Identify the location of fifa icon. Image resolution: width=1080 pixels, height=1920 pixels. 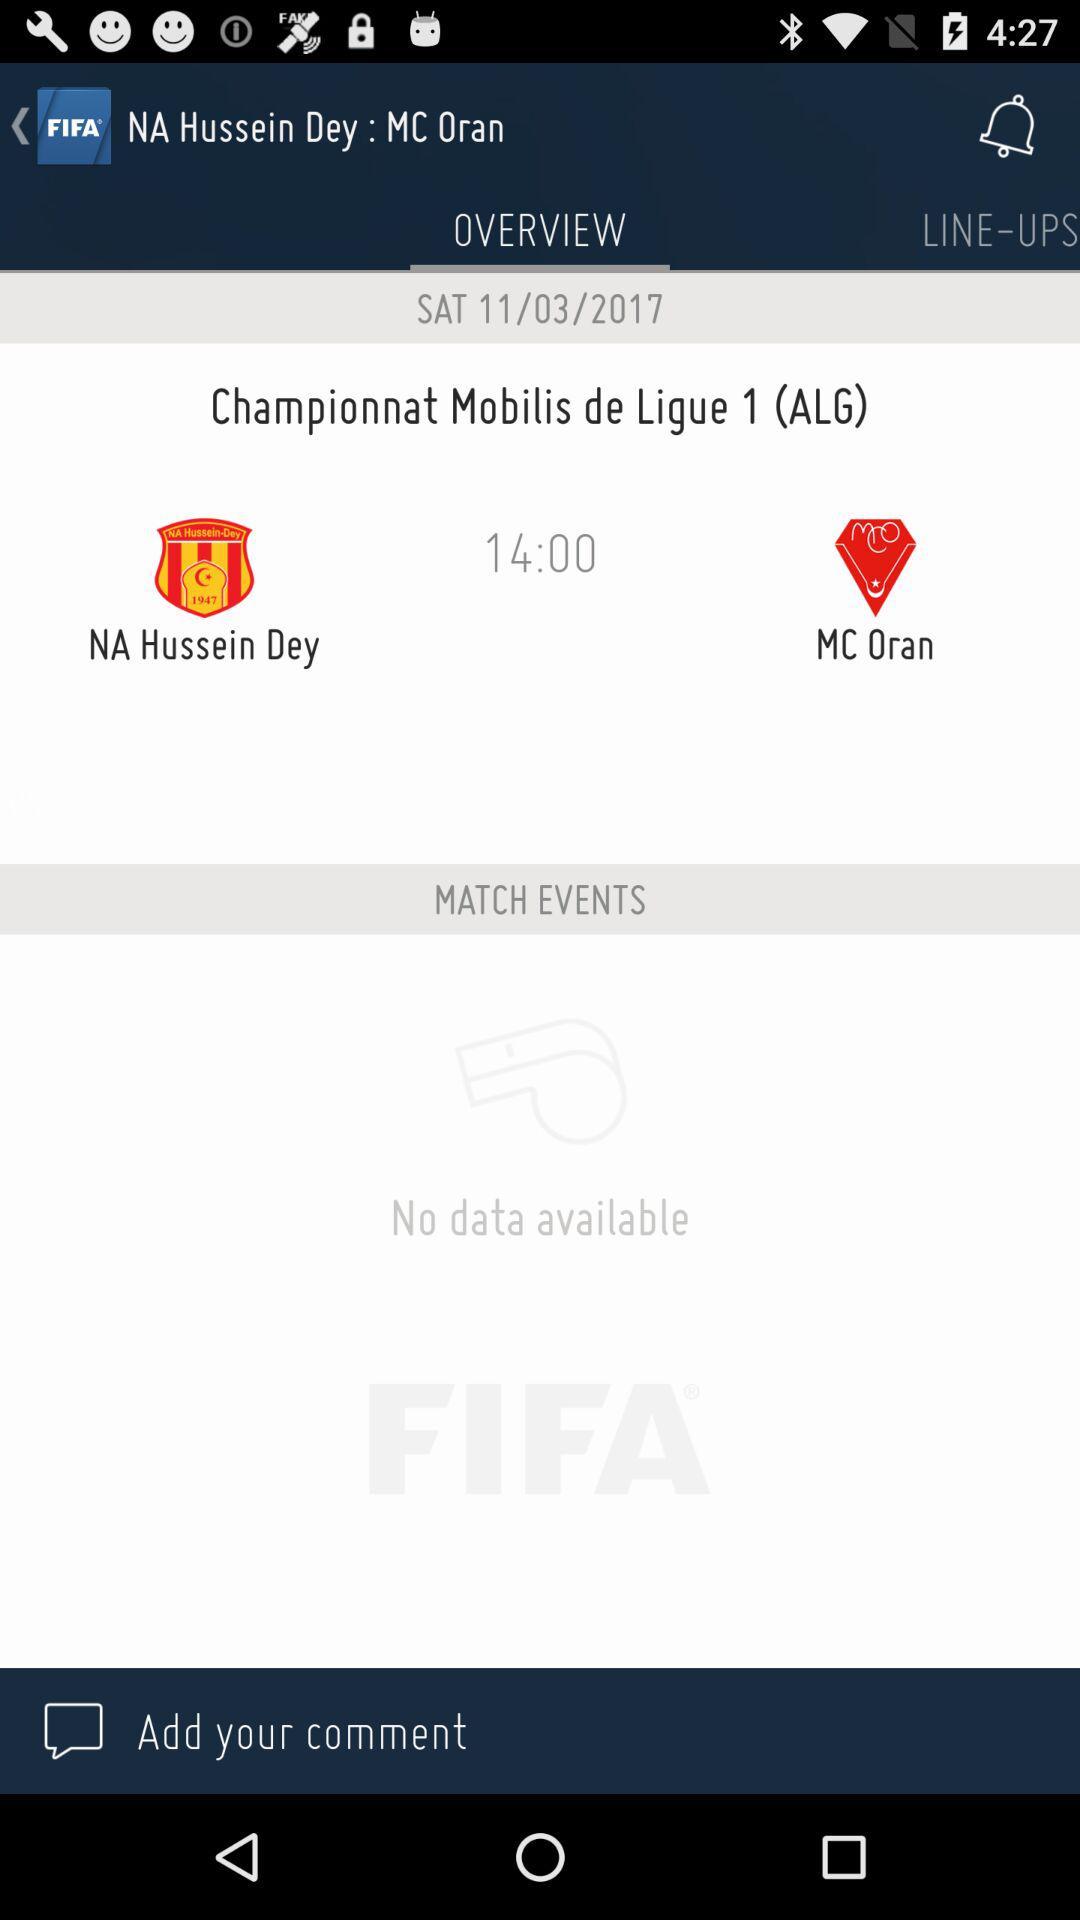
(72, 124).